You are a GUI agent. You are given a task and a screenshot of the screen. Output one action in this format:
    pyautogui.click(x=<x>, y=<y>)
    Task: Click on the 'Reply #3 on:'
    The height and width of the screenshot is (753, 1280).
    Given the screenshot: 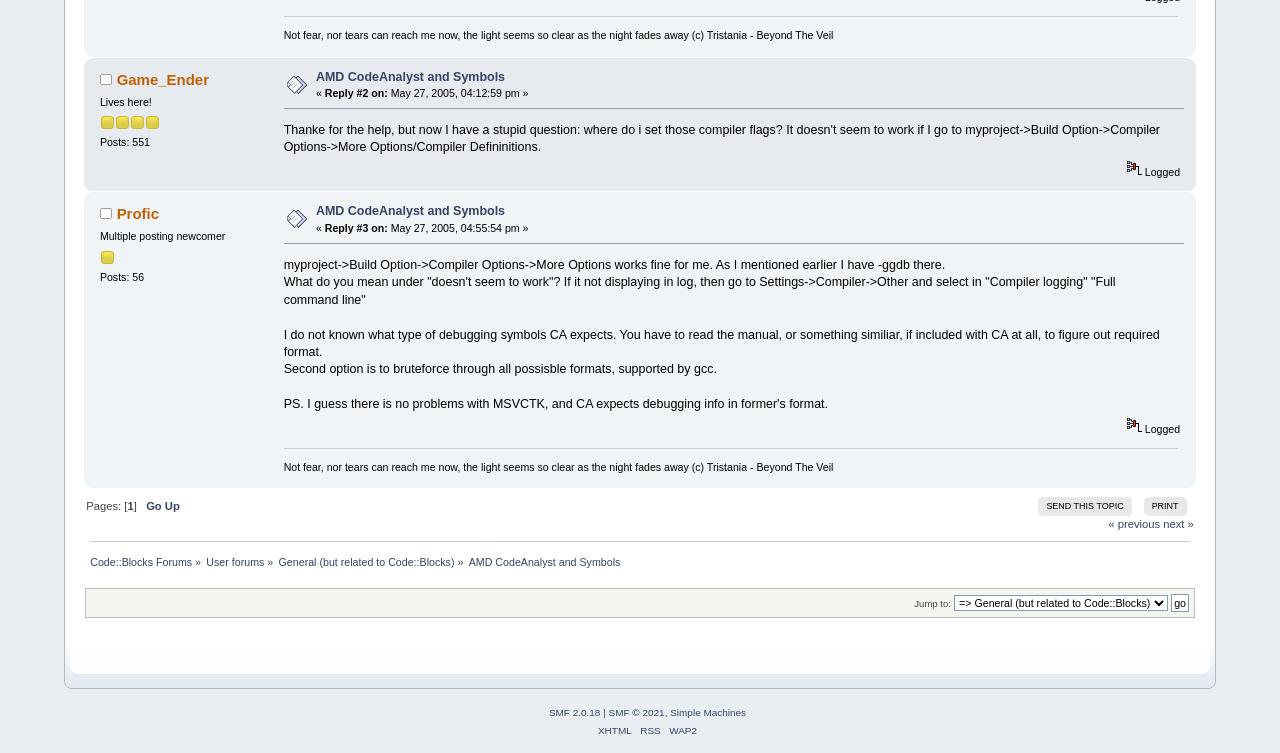 What is the action you would take?
    pyautogui.click(x=355, y=226)
    